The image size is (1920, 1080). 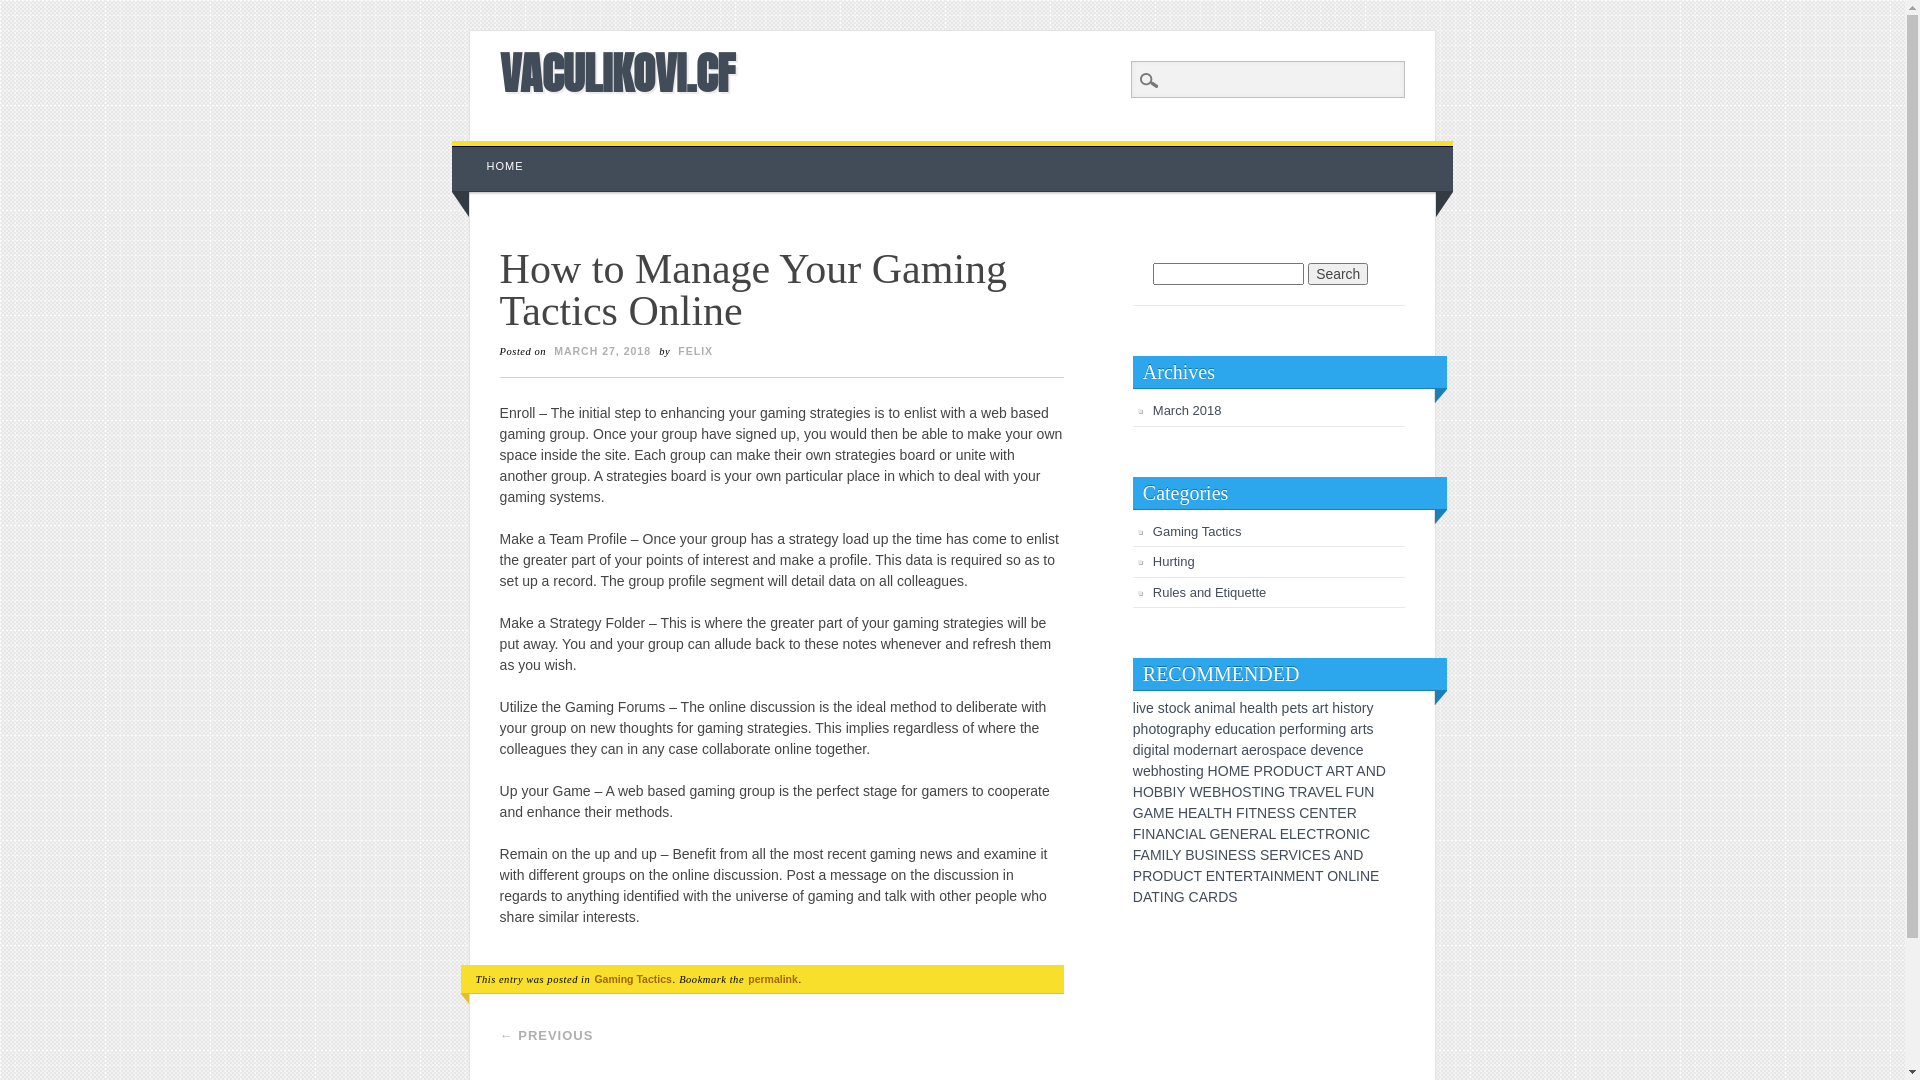 What do you see at coordinates (1137, 707) in the screenshot?
I see `'i'` at bounding box center [1137, 707].